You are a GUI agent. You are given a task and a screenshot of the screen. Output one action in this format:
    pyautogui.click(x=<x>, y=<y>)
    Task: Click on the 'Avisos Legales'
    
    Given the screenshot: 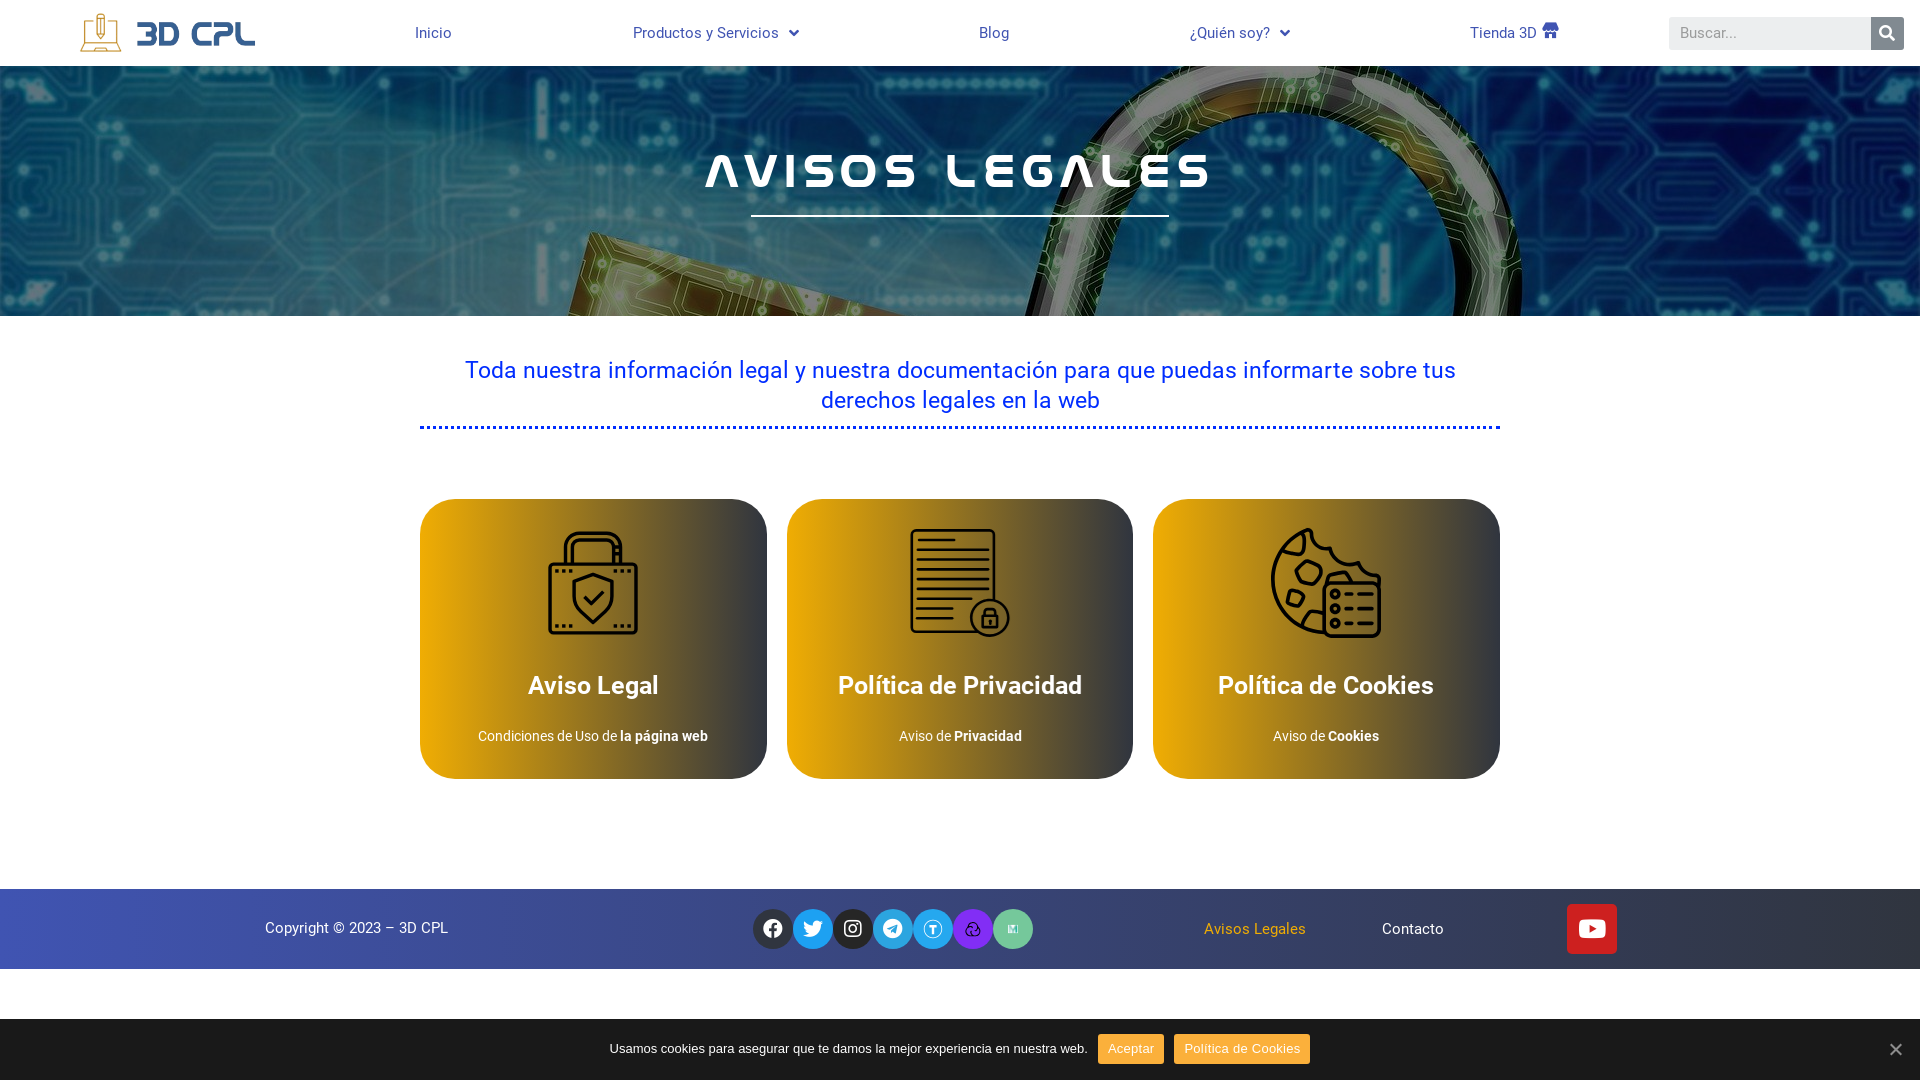 What is the action you would take?
    pyautogui.click(x=1253, y=929)
    